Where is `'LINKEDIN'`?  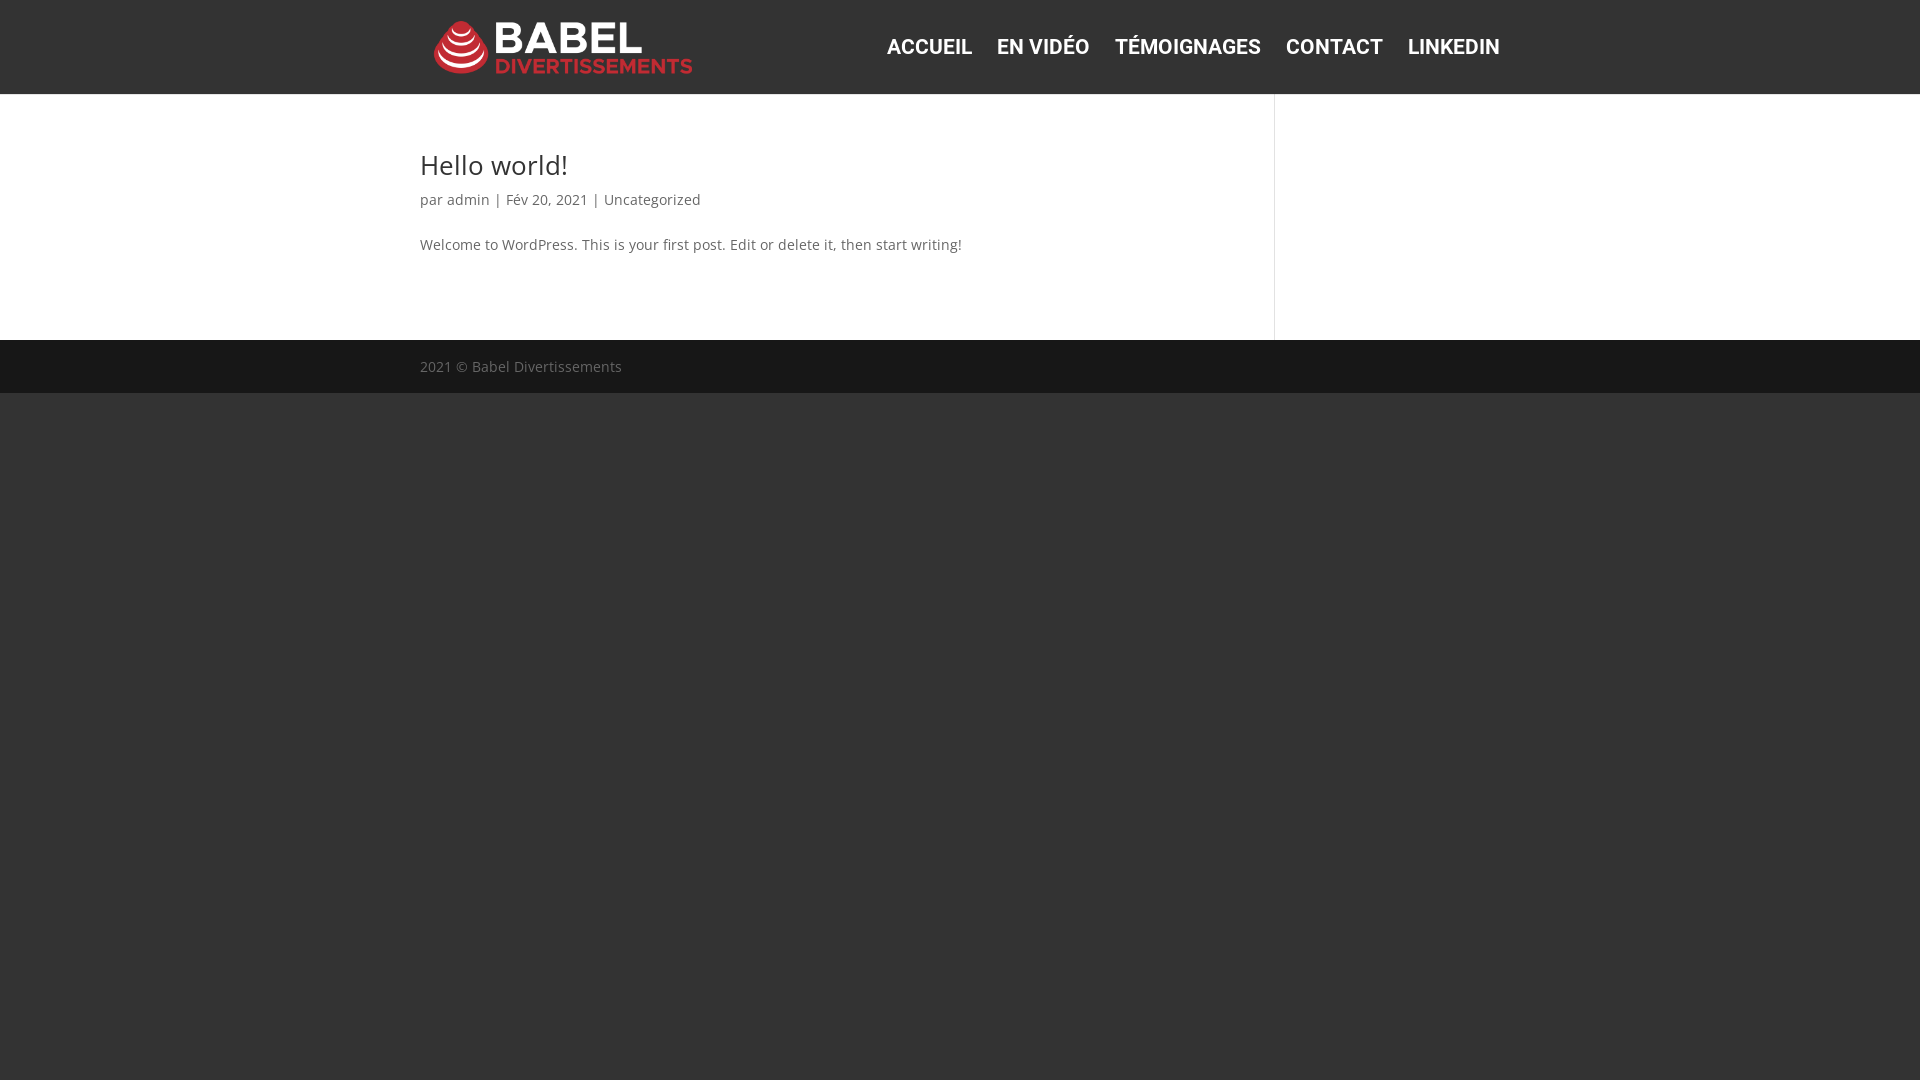 'LINKEDIN' is located at coordinates (1454, 65).